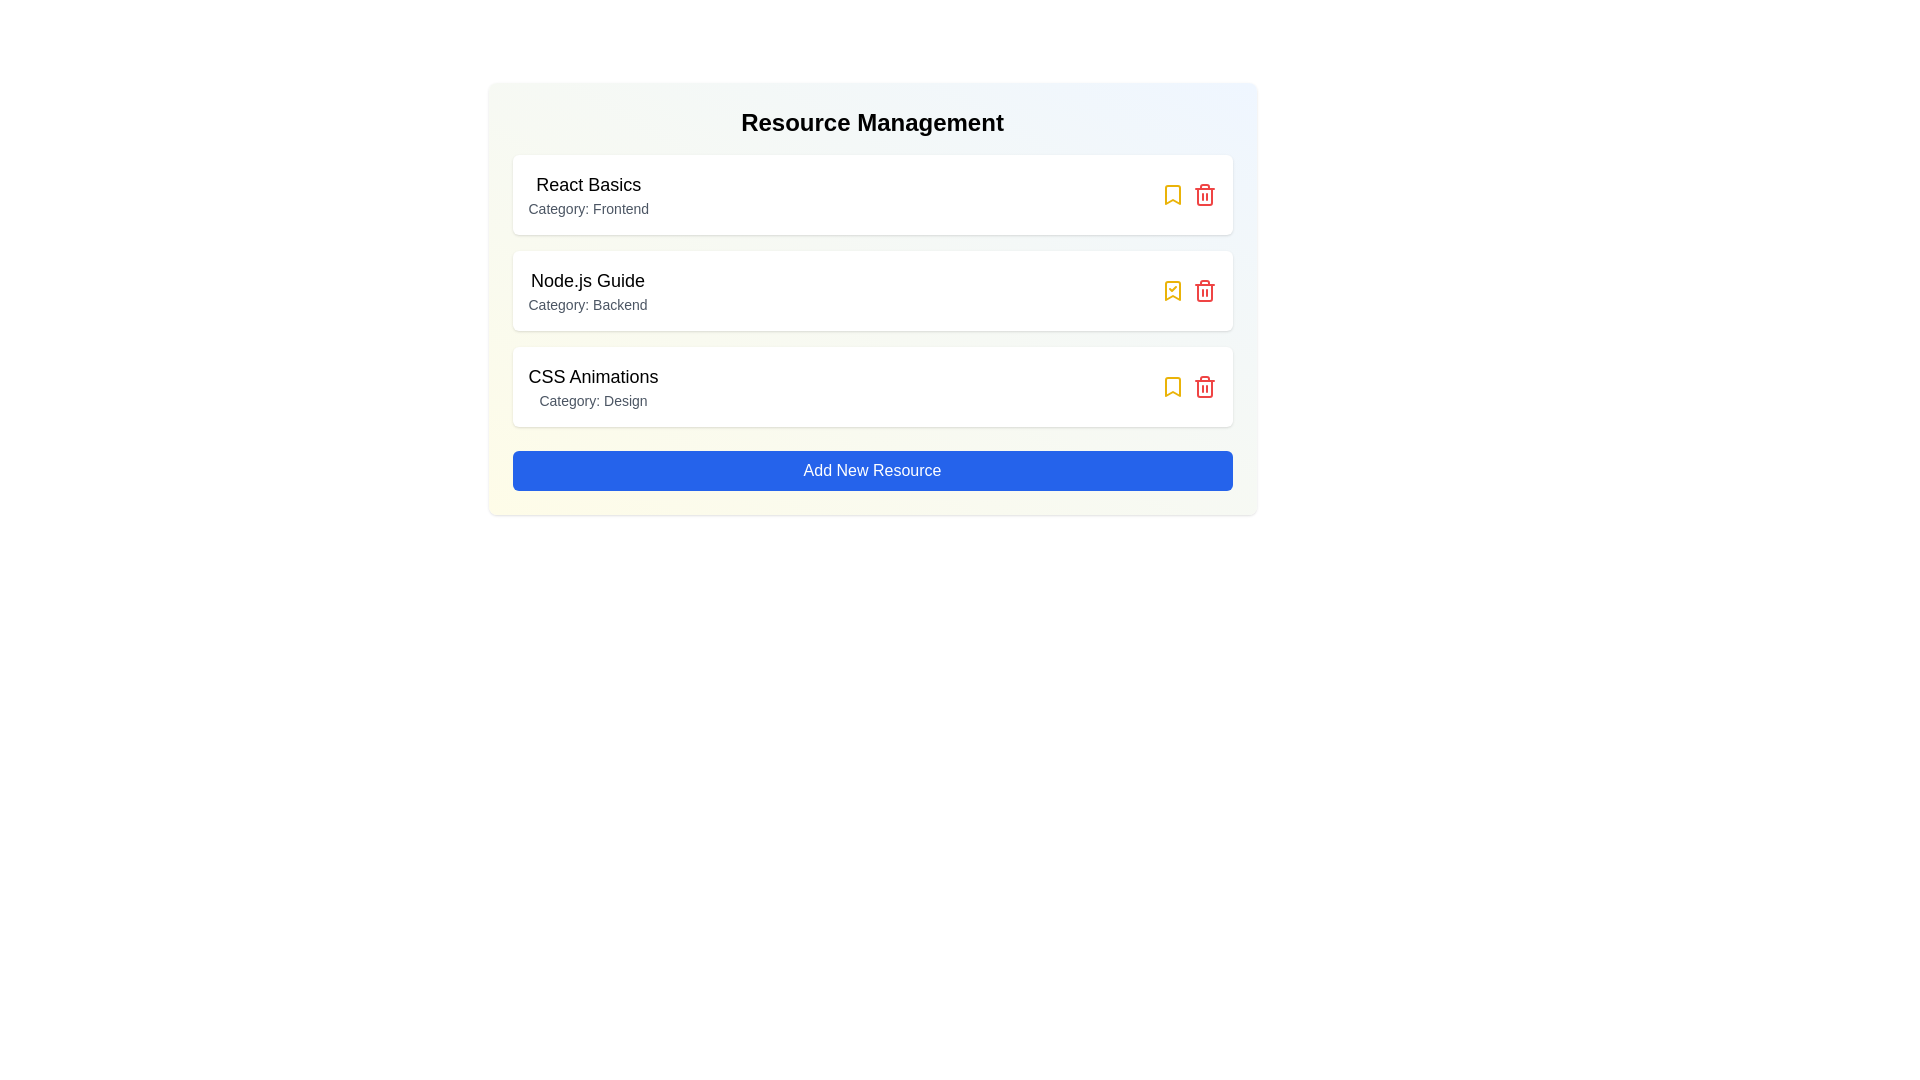  What do you see at coordinates (1203, 290) in the screenshot?
I see `trash icon for the resource titled 'Node.js Guide'` at bounding box center [1203, 290].